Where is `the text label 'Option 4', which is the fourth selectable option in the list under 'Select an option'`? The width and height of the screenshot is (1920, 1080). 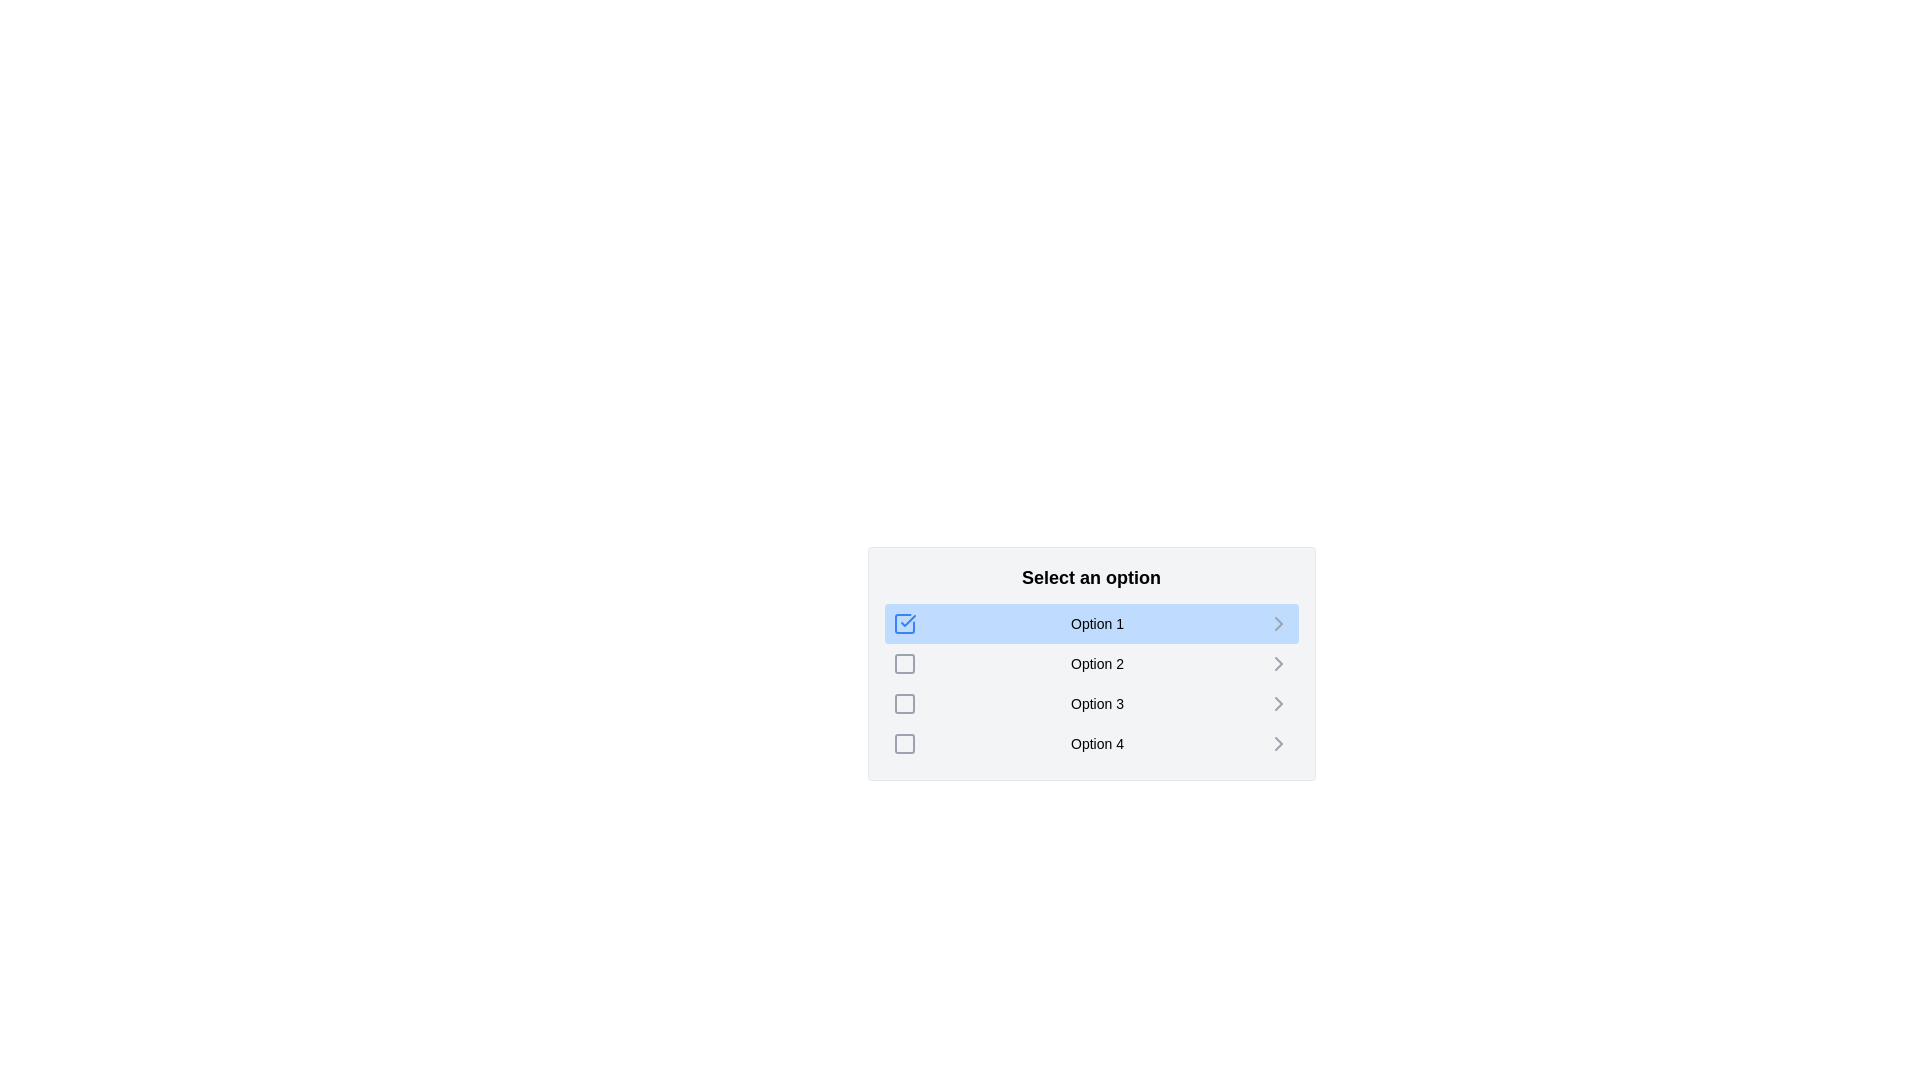
the text label 'Option 4', which is the fourth selectable option in the list under 'Select an option' is located at coordinates (1096, 744).